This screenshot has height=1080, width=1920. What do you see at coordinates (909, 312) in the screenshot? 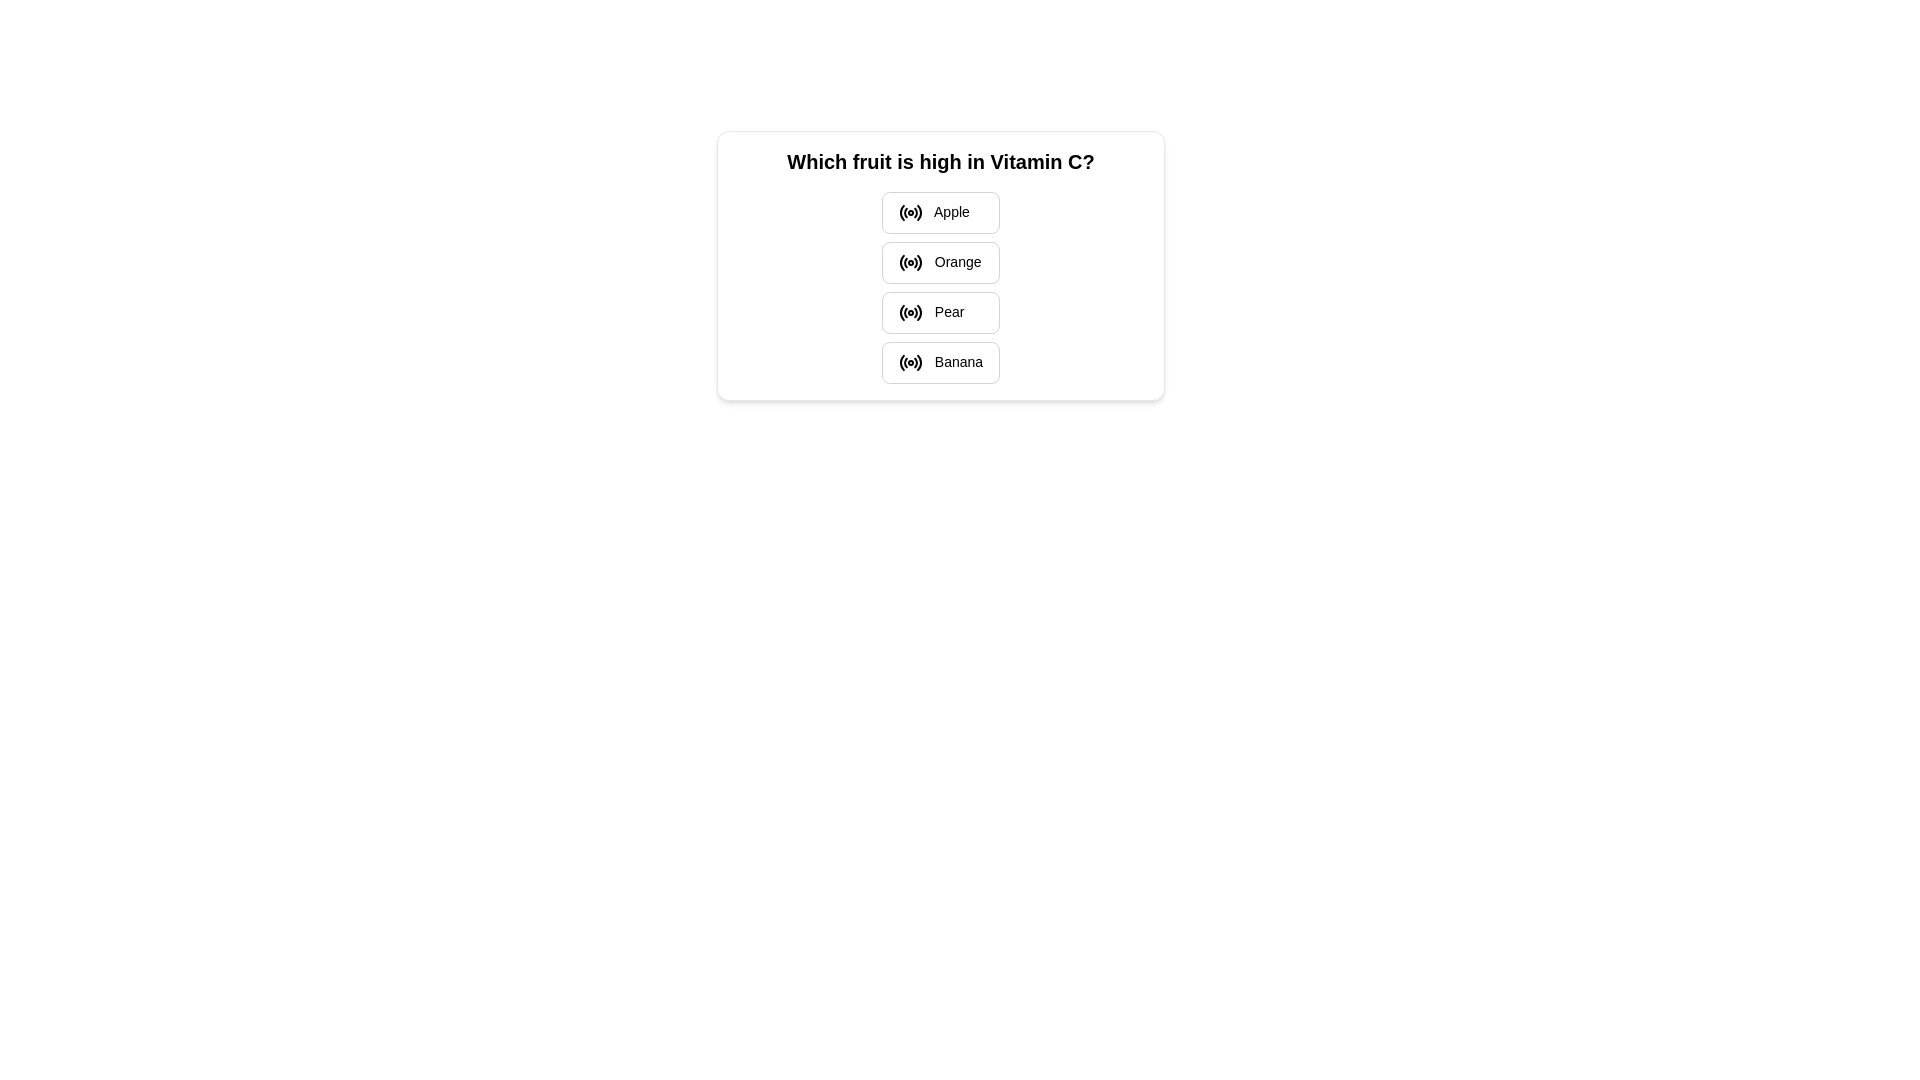
I see `the SVG graphic icon located to the immediate left of the text 'Pear' in the third option of a vertical list of selectable items` at bounding box center [909, 312].